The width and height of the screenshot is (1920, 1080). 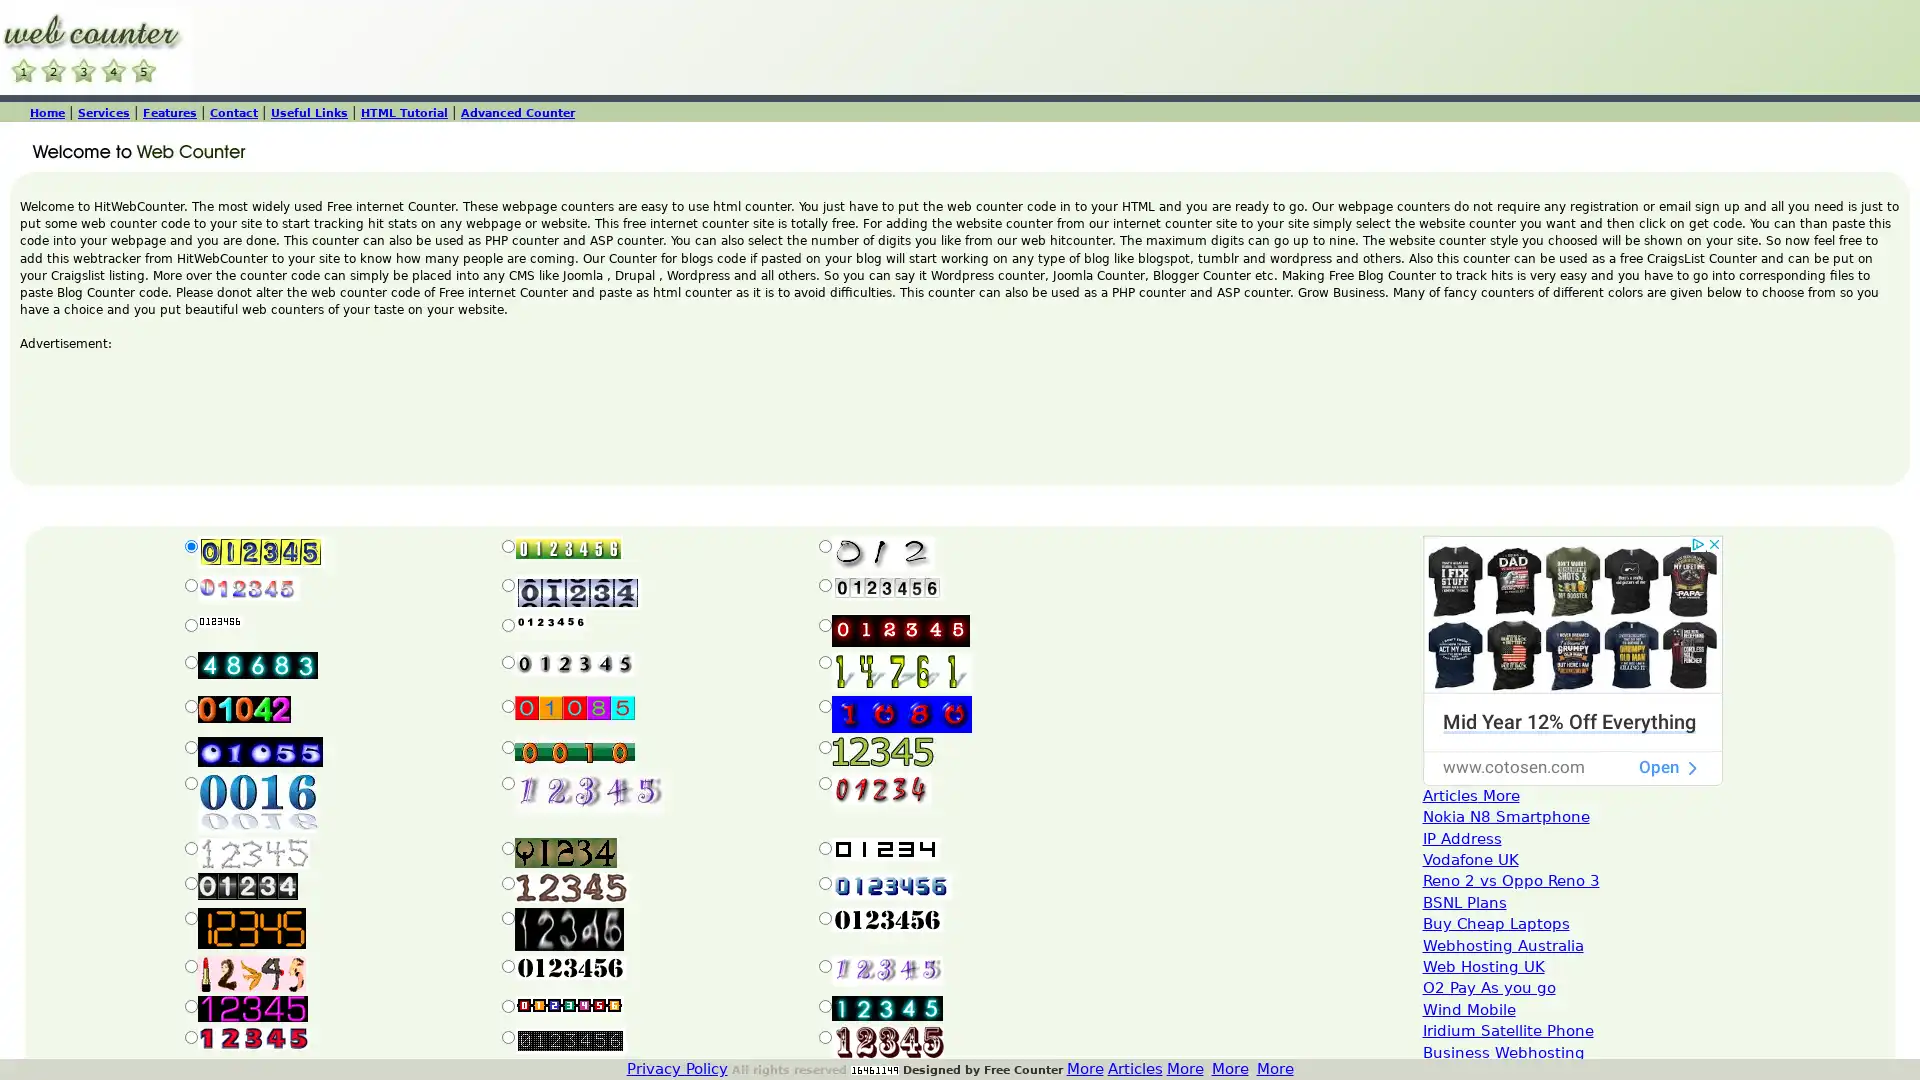 What do you see at coordinates (900, 712) in the screenshot?
I see `Submit` at bounding box center [900, 712].